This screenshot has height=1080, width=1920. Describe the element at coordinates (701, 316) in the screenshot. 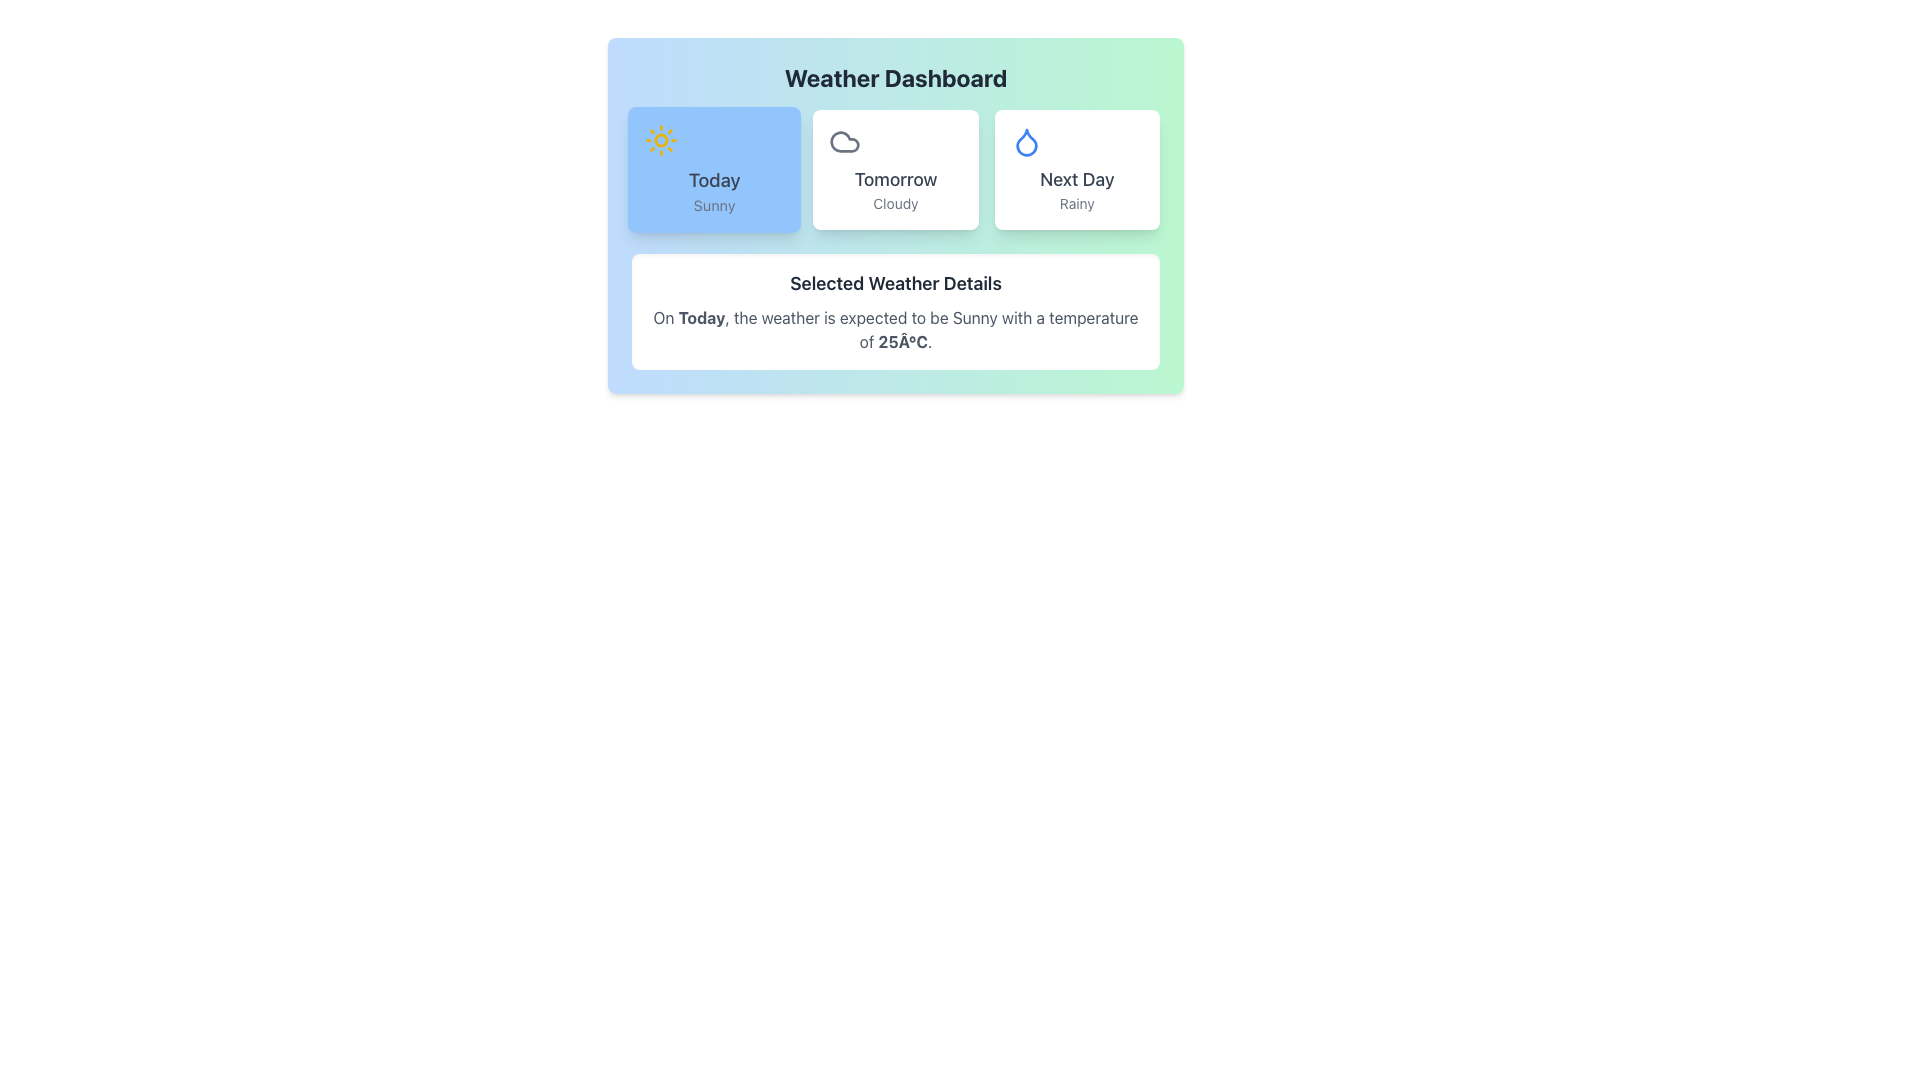

I see `the text 'Today' styled in a gray font, located in the weather details section of the interface, which is the first word of the sentence describing the weather` at that location.